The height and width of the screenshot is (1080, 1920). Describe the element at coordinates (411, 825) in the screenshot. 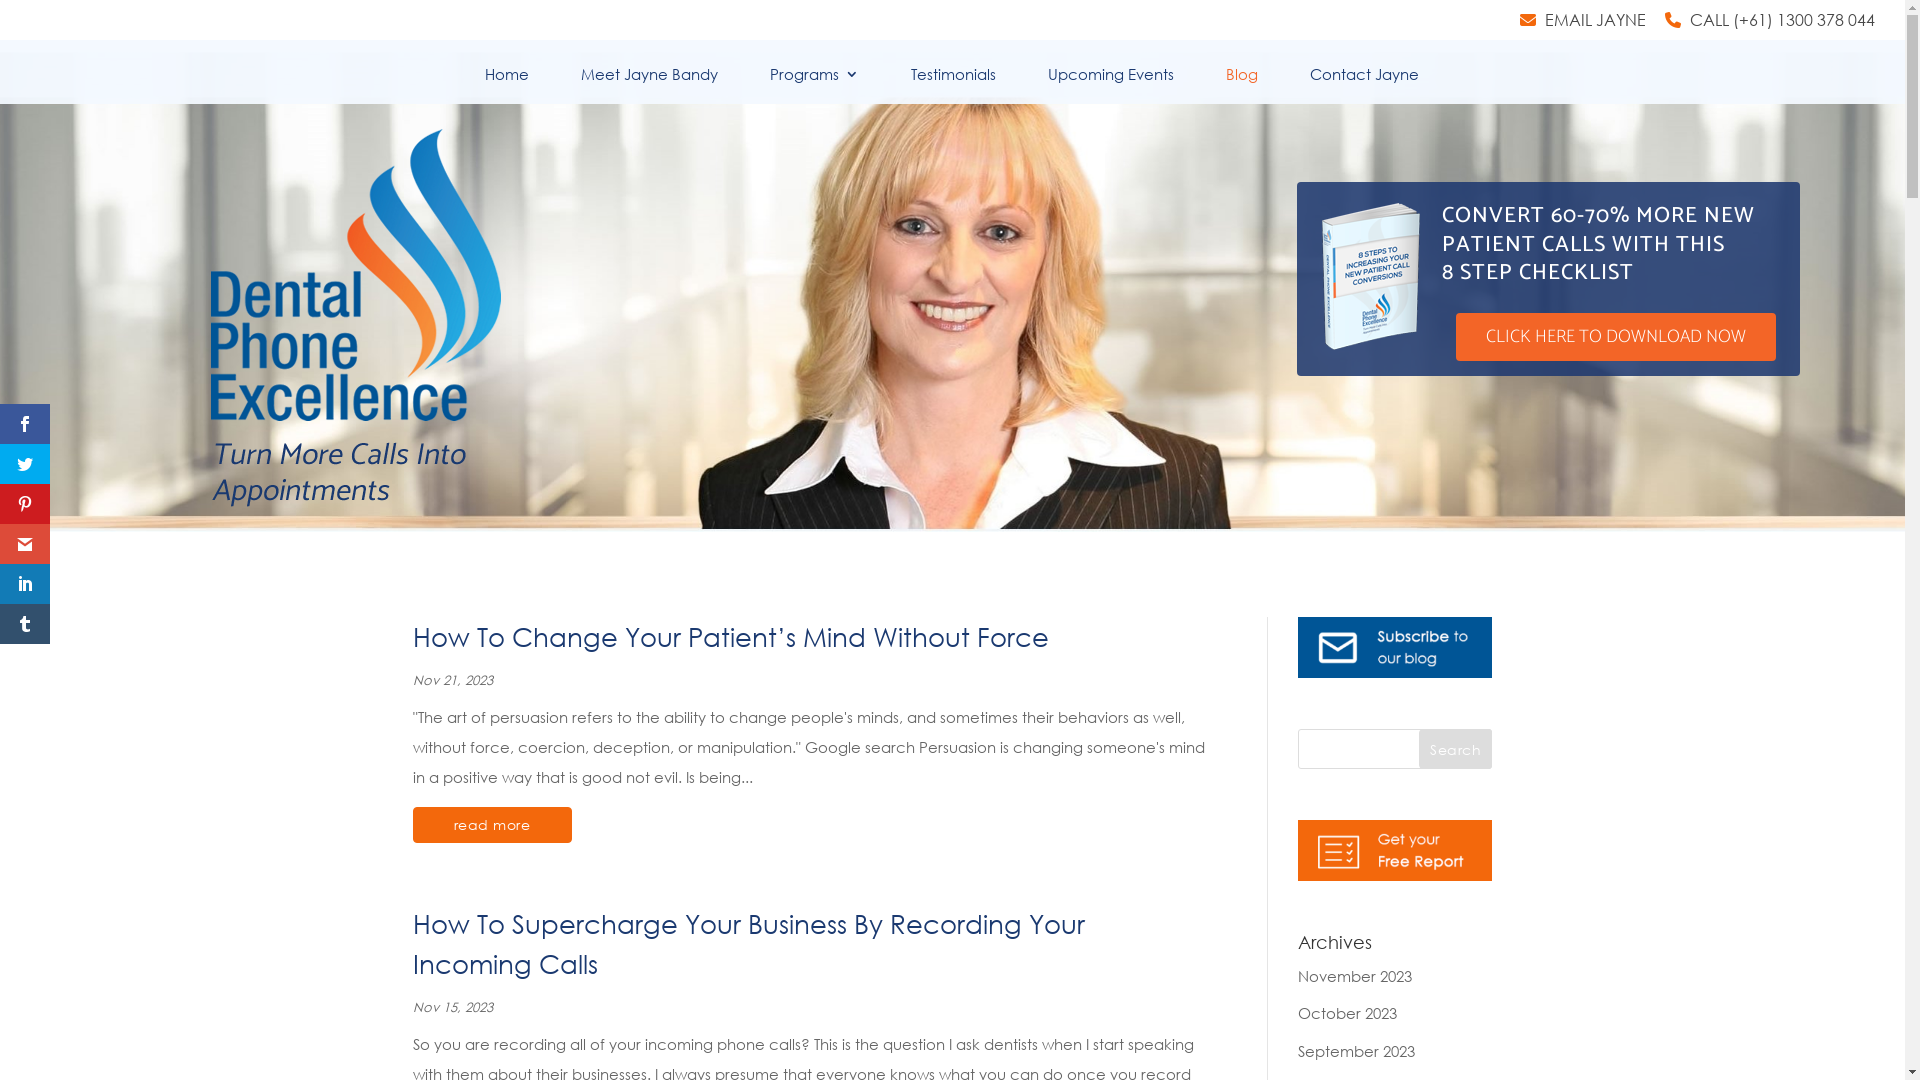

I see `'read more'` at that location.